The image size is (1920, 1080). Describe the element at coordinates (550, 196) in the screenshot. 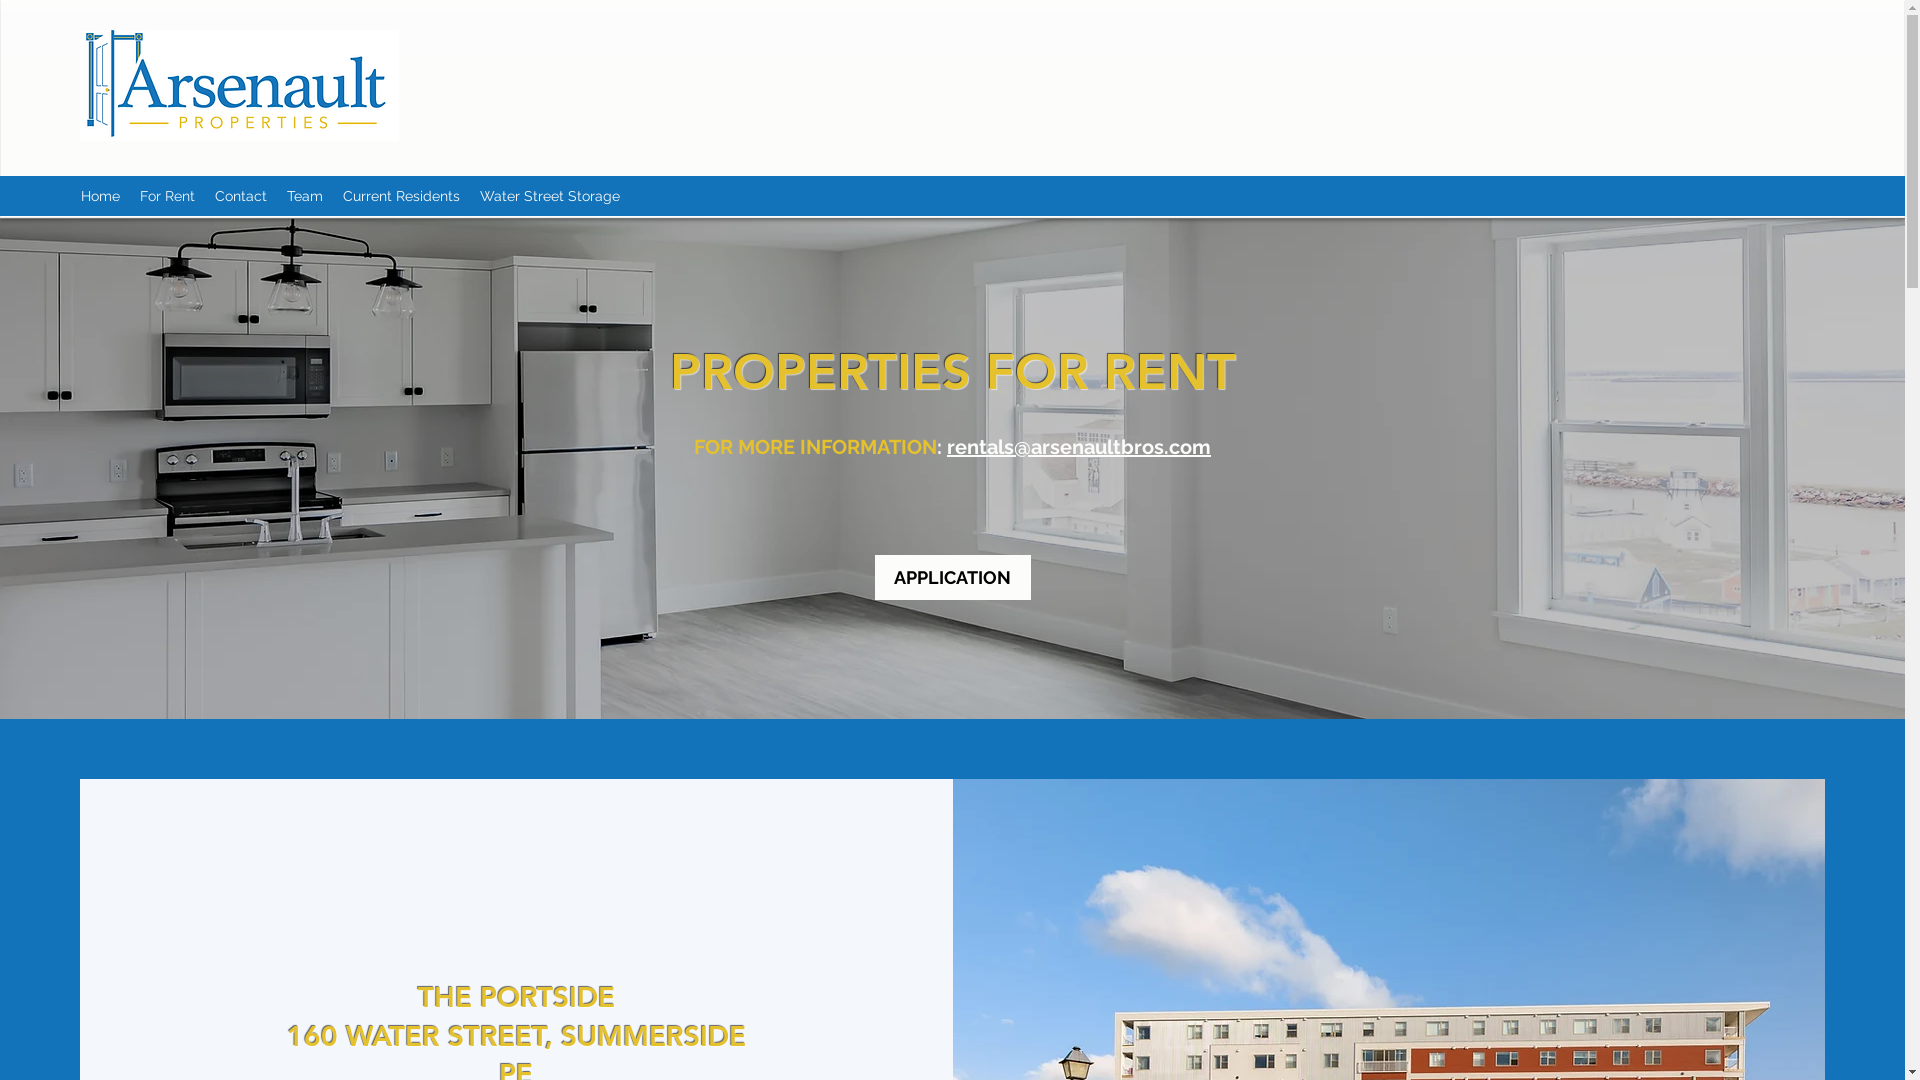

I see `'Water Street Storage'` at that location.